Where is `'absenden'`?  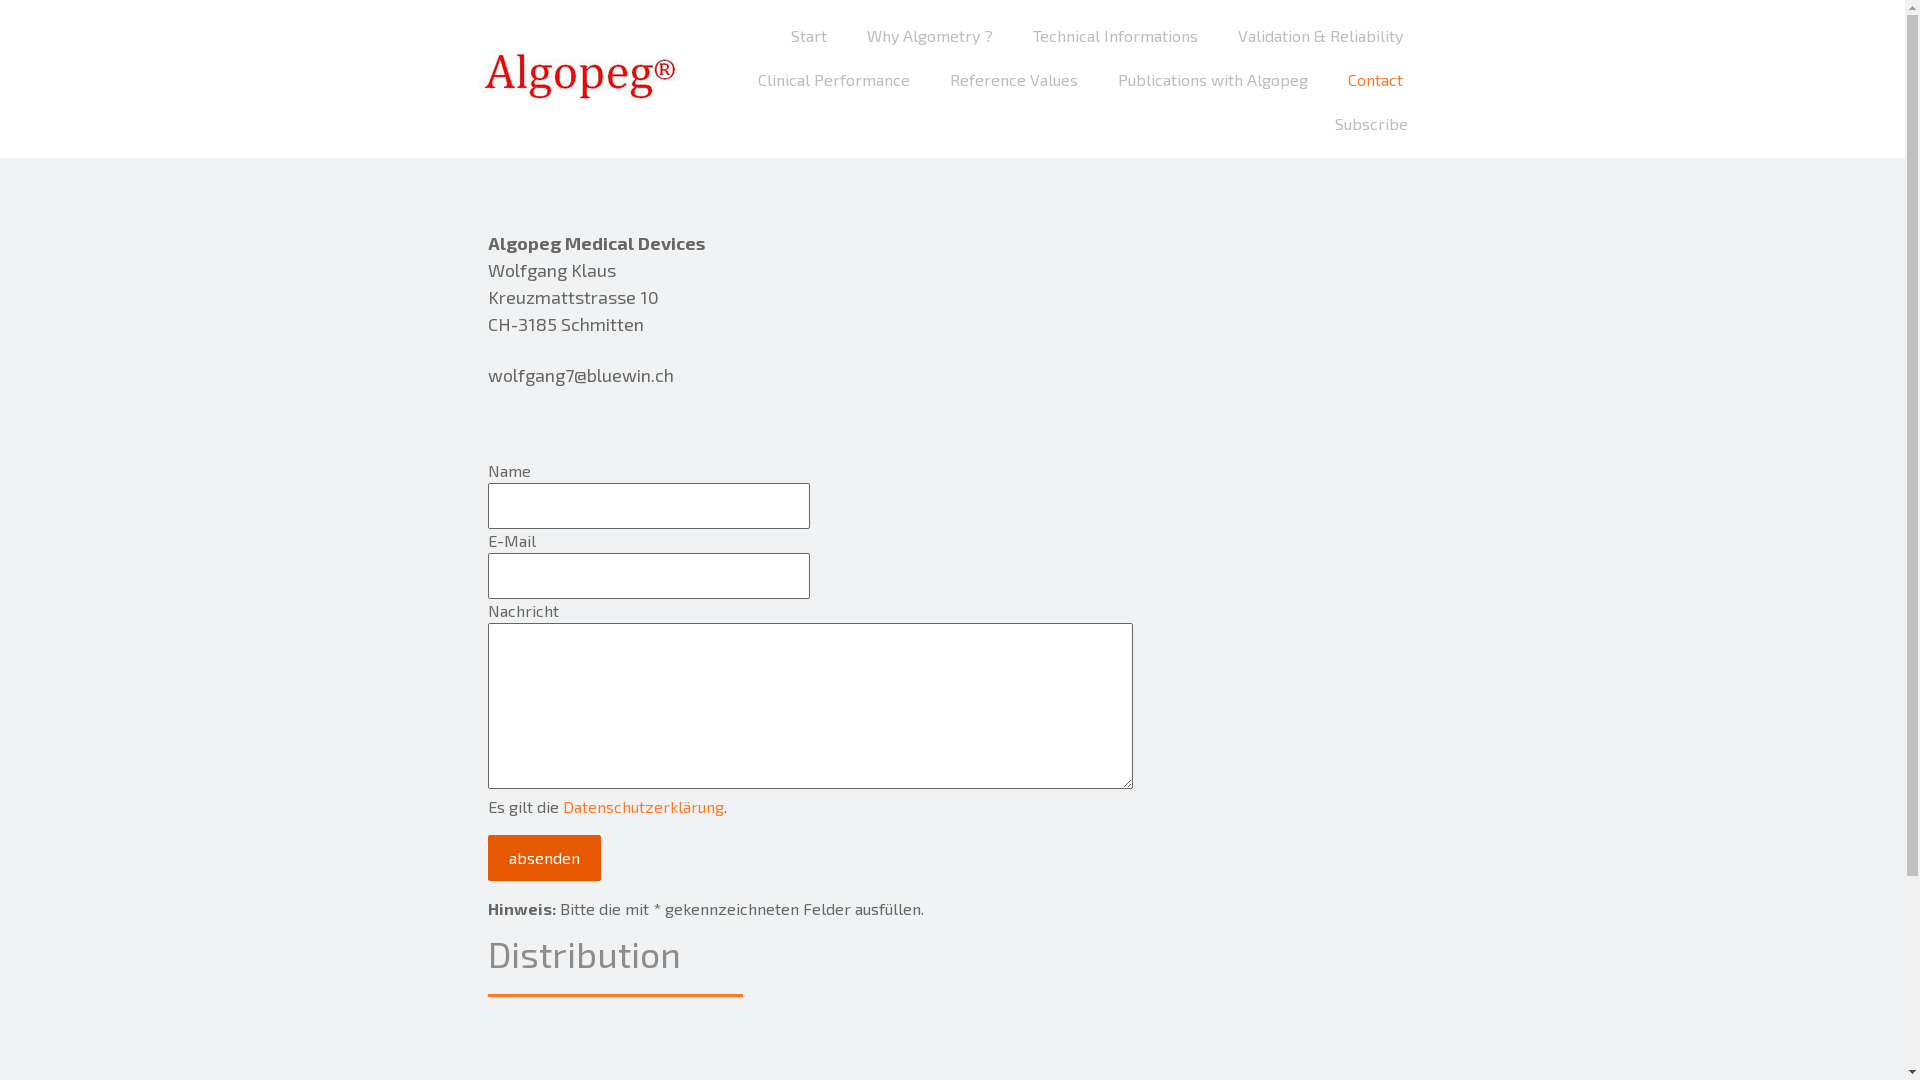
'absenden' is located at coordinates (544, 856).